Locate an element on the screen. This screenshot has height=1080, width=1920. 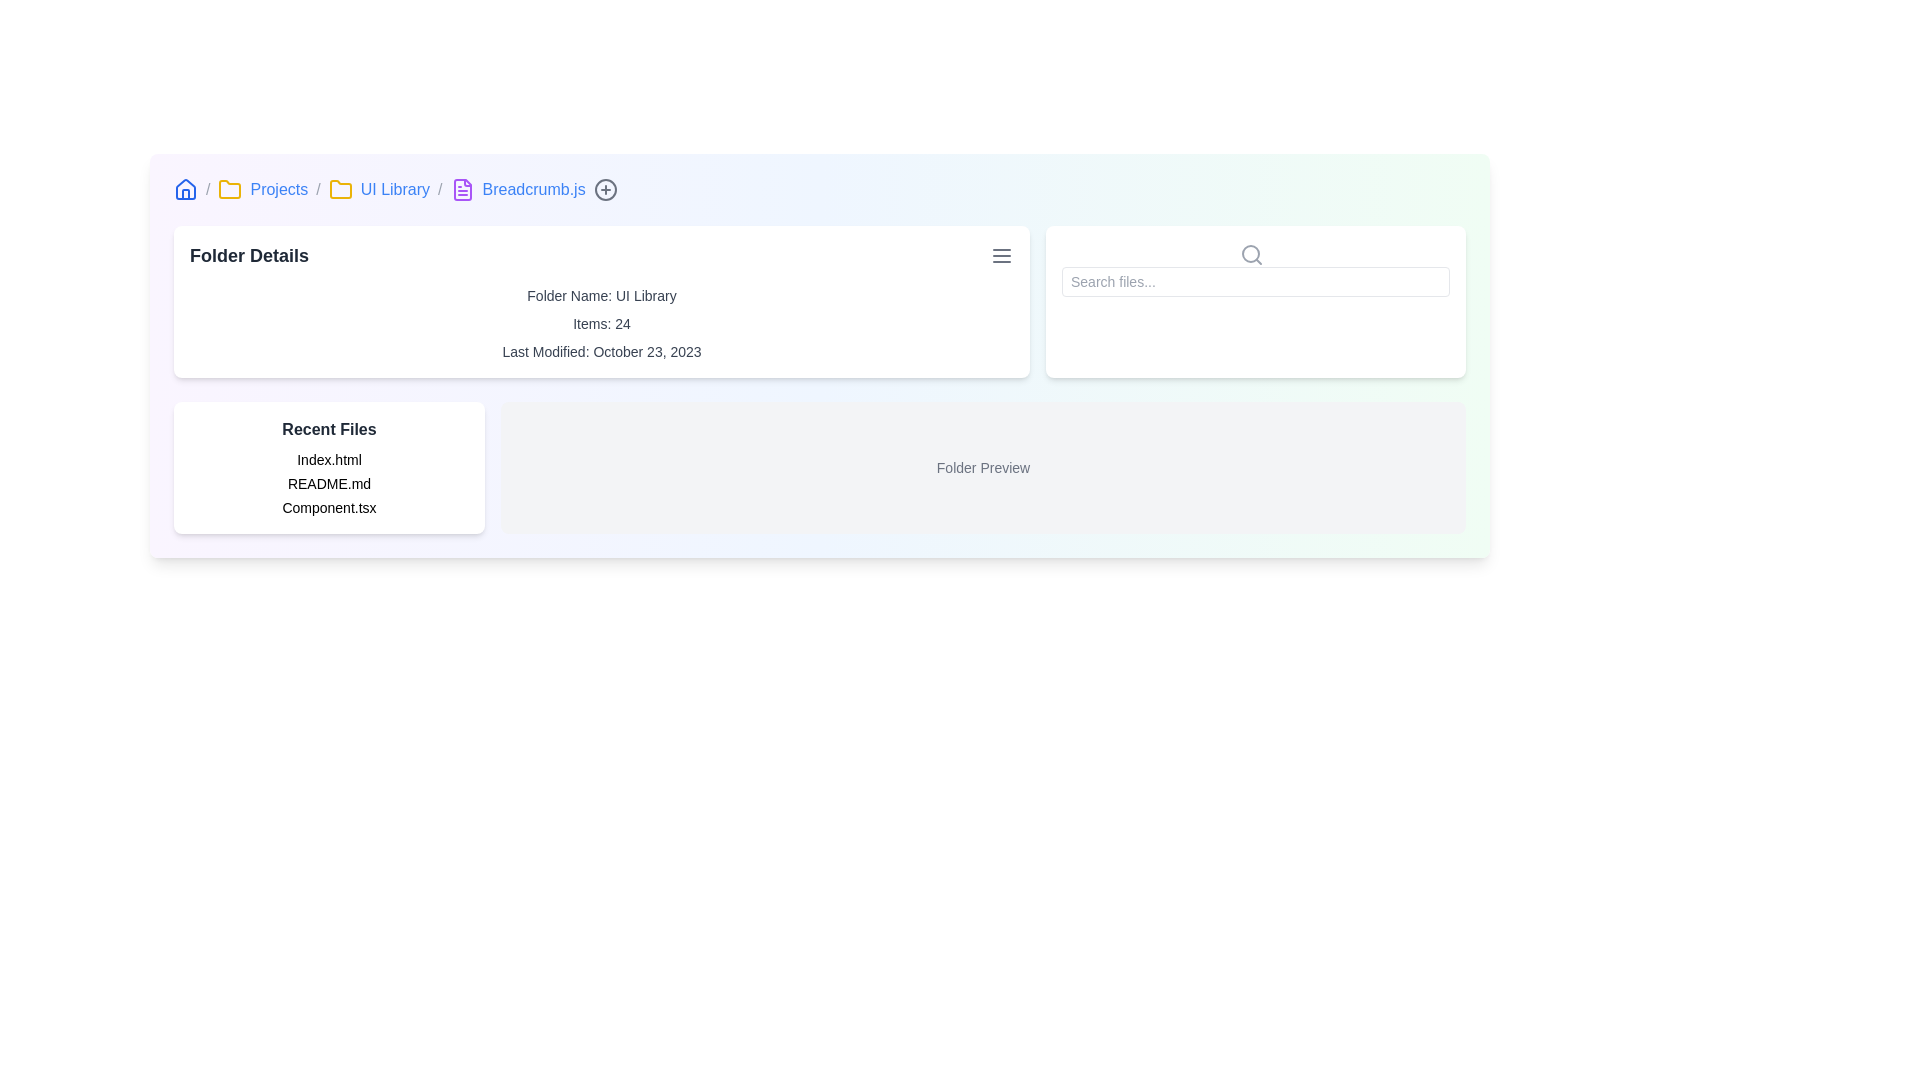
the blue house icon button in the breadcrumb navigation bar is located at coordinates (186, 189).